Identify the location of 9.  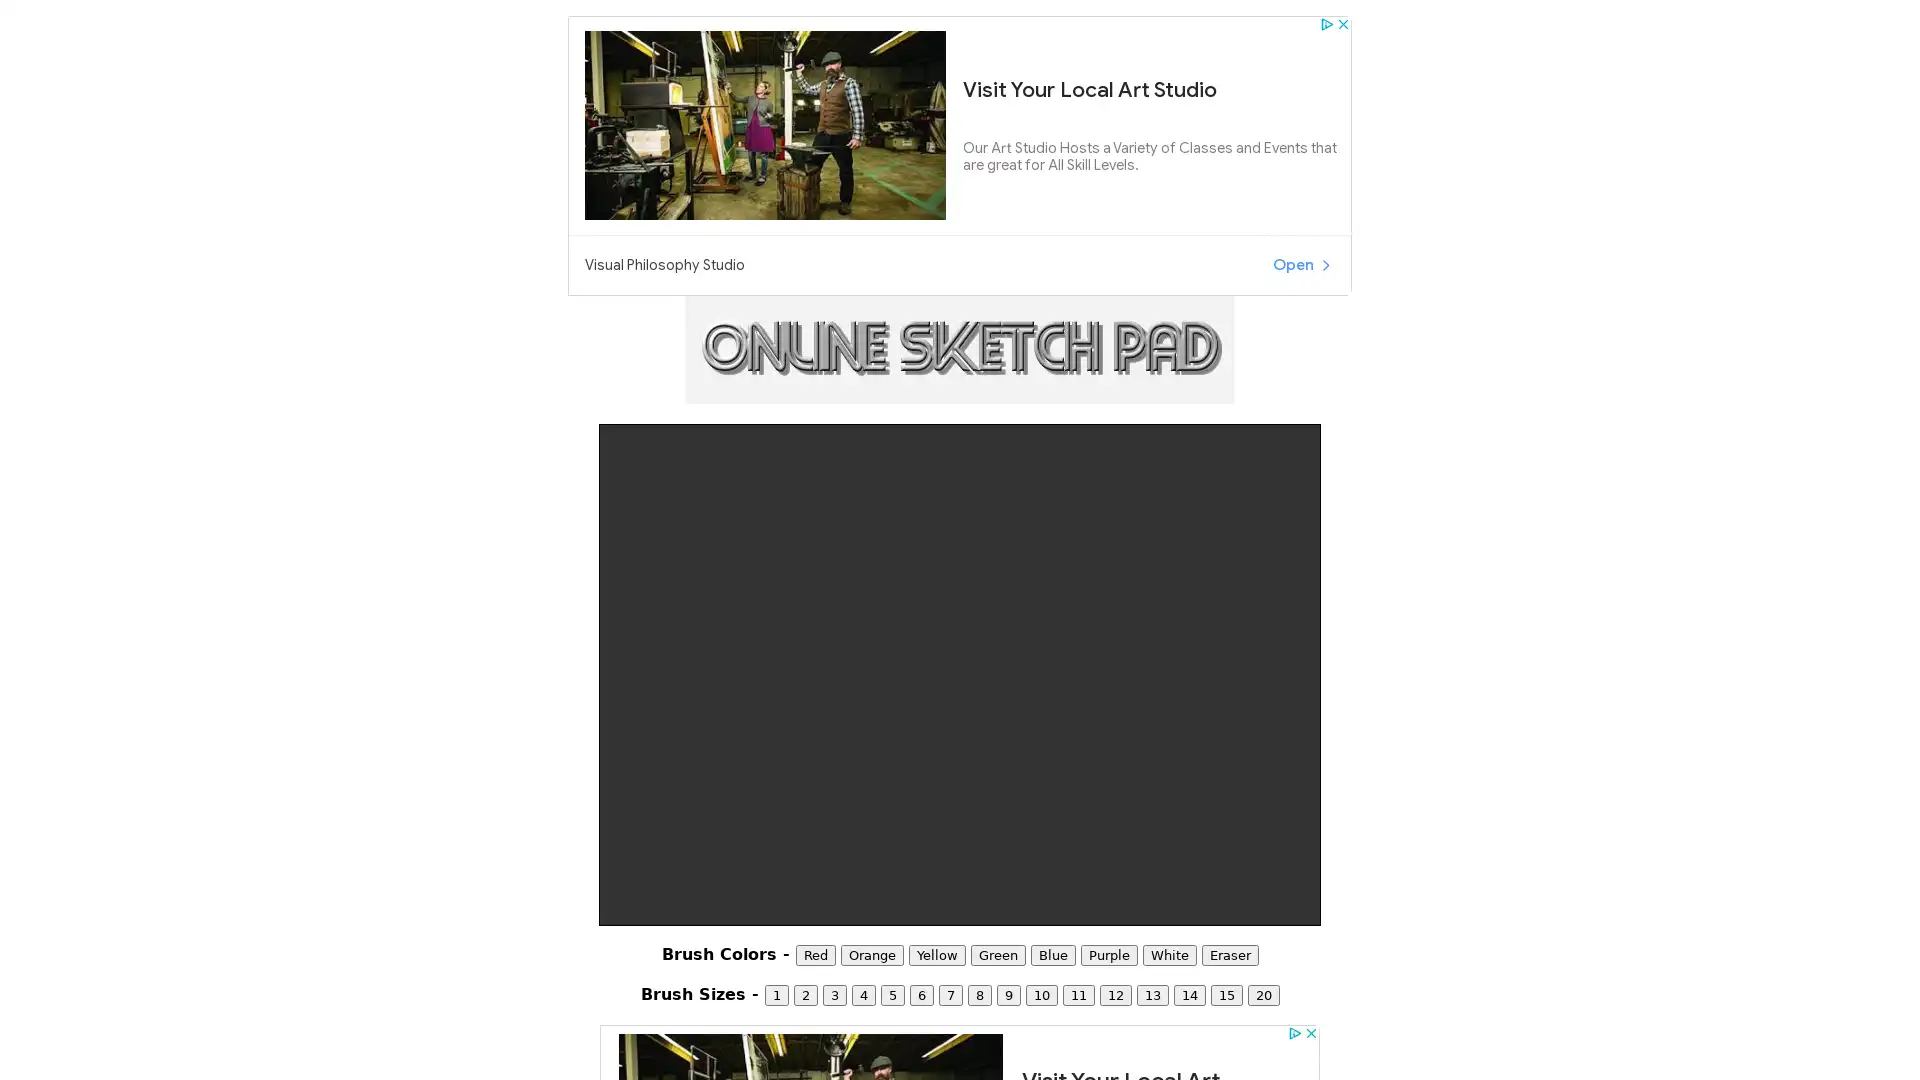
(1008, 995).